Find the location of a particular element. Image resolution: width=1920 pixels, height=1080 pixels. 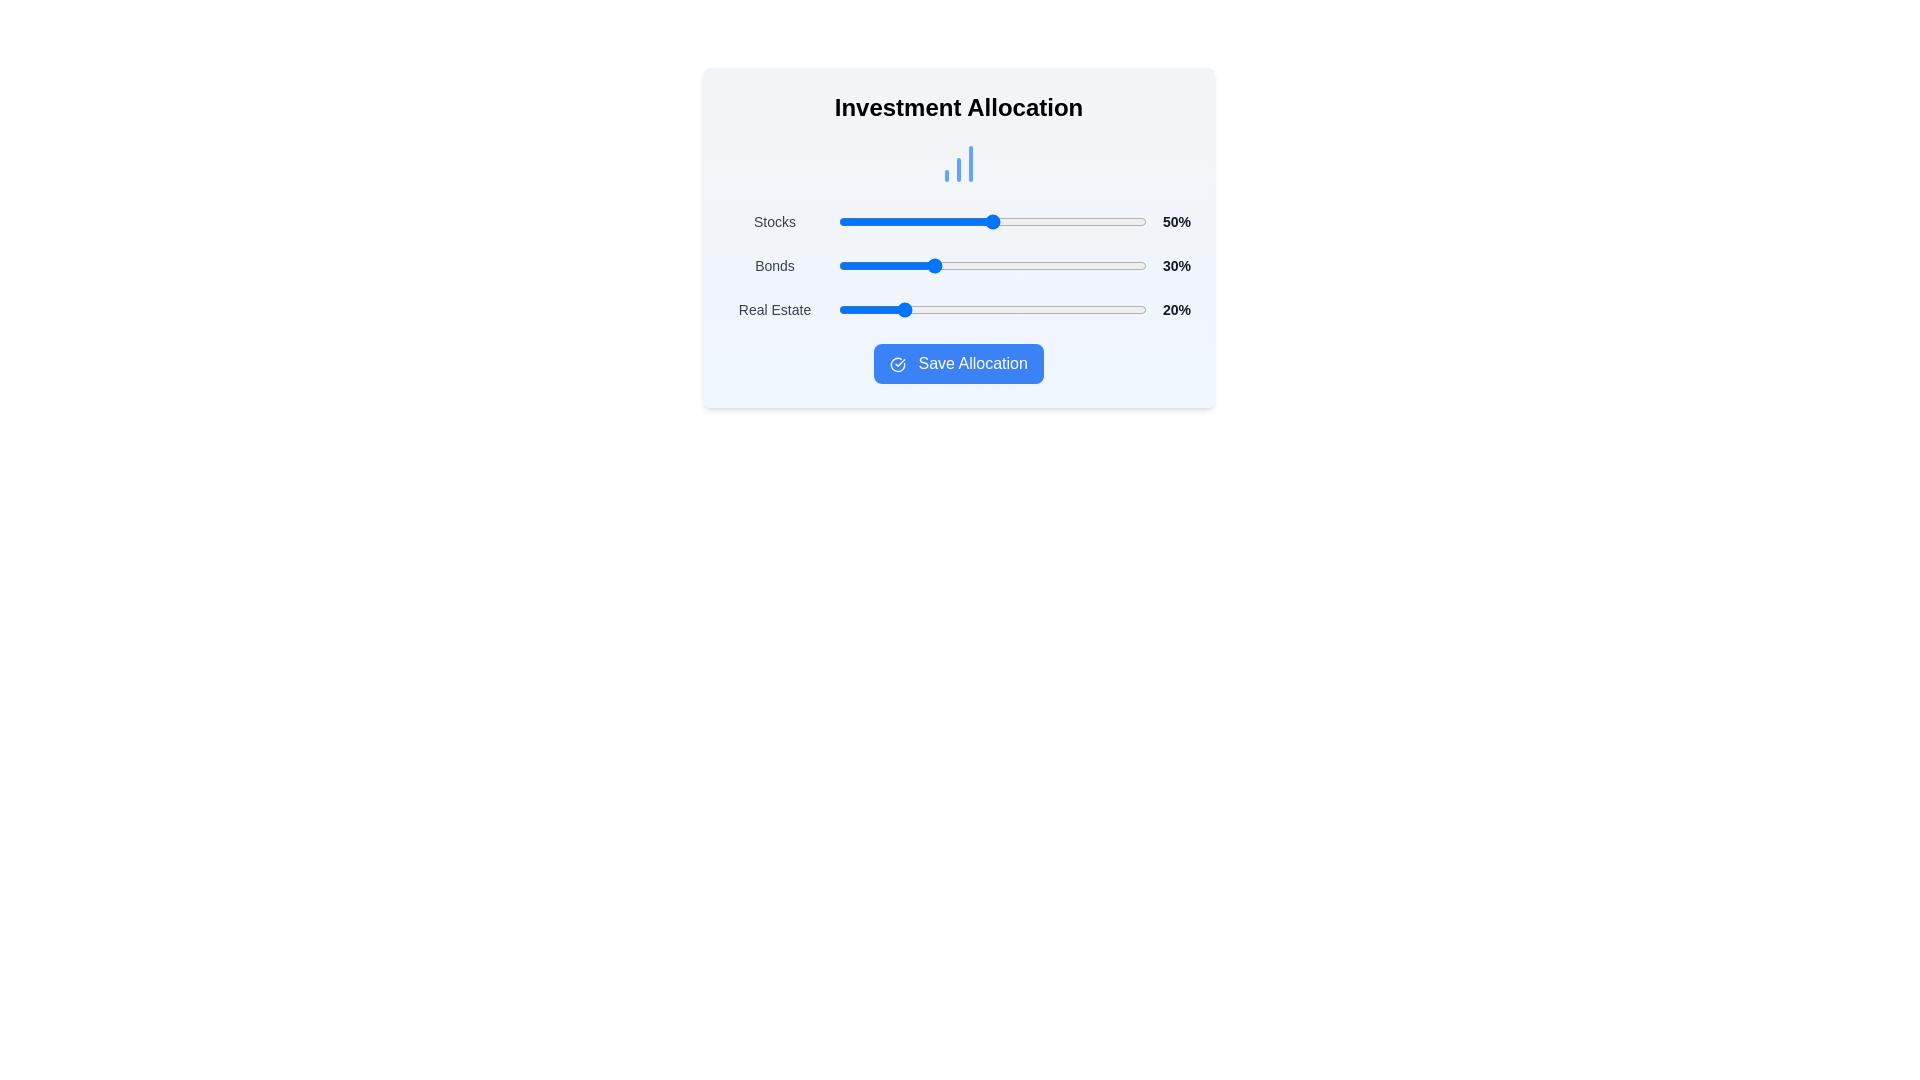

'Save Allocation' button to save the current investment allocations is located at coordinates (958, 363).